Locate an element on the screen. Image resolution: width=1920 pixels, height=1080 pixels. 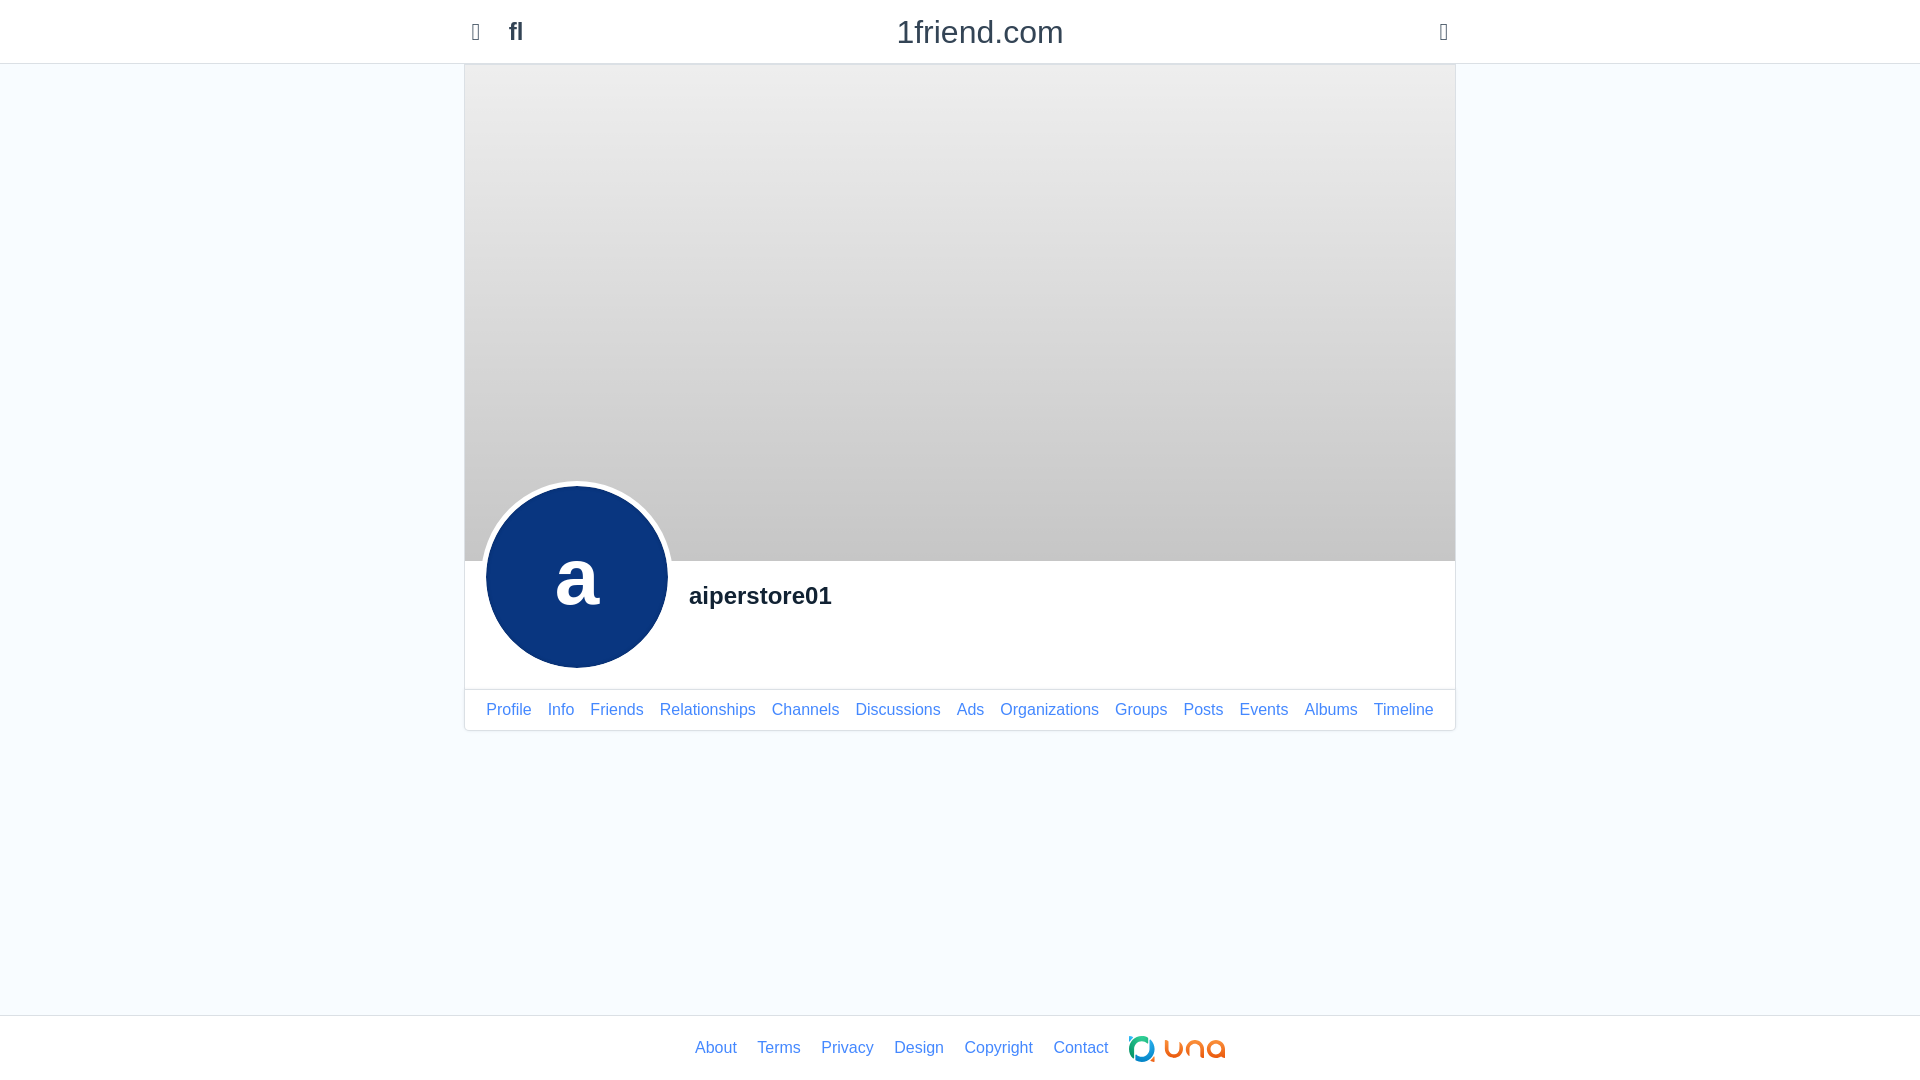
'a' is located at coordinates (575, 577).